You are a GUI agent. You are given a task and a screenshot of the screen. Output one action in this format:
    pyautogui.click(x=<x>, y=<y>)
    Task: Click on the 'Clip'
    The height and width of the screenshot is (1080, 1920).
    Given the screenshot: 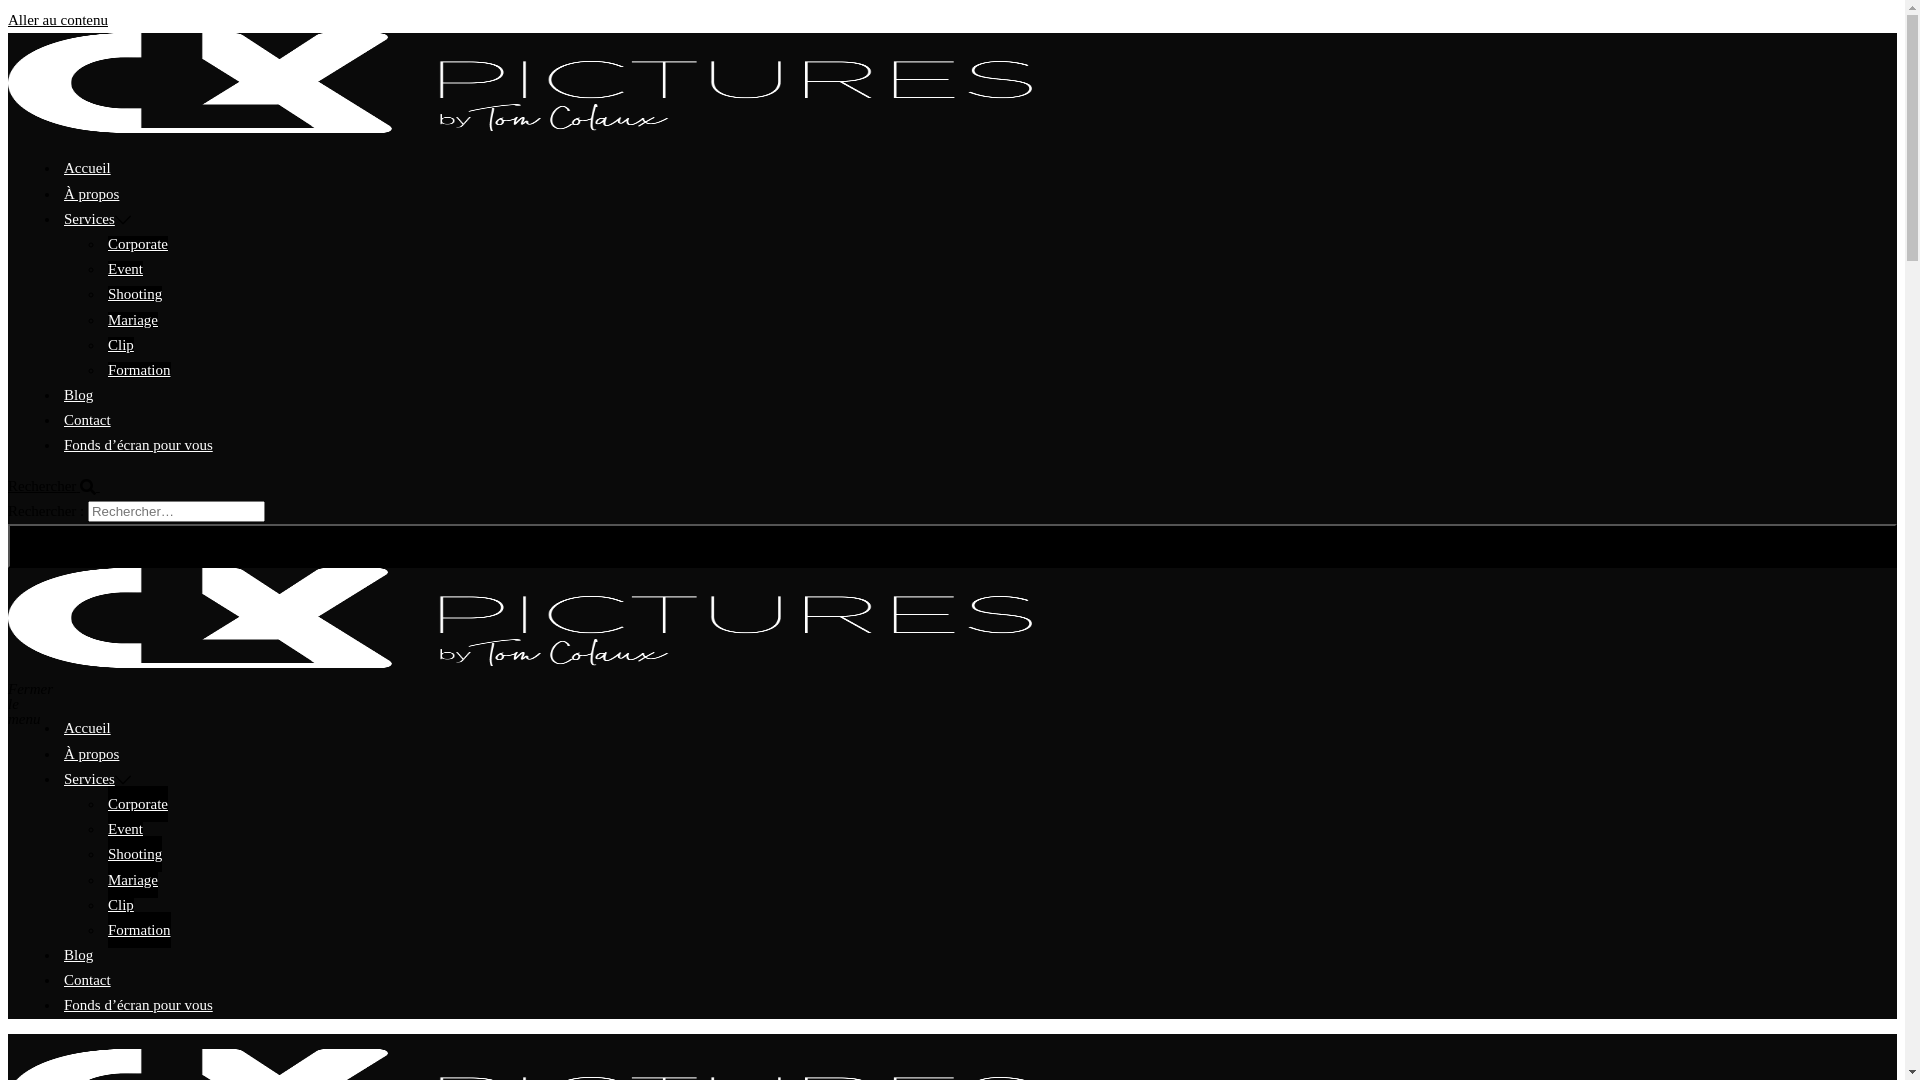 What is the action you would take?
    pyautogui.click(x=119, y=905)
    